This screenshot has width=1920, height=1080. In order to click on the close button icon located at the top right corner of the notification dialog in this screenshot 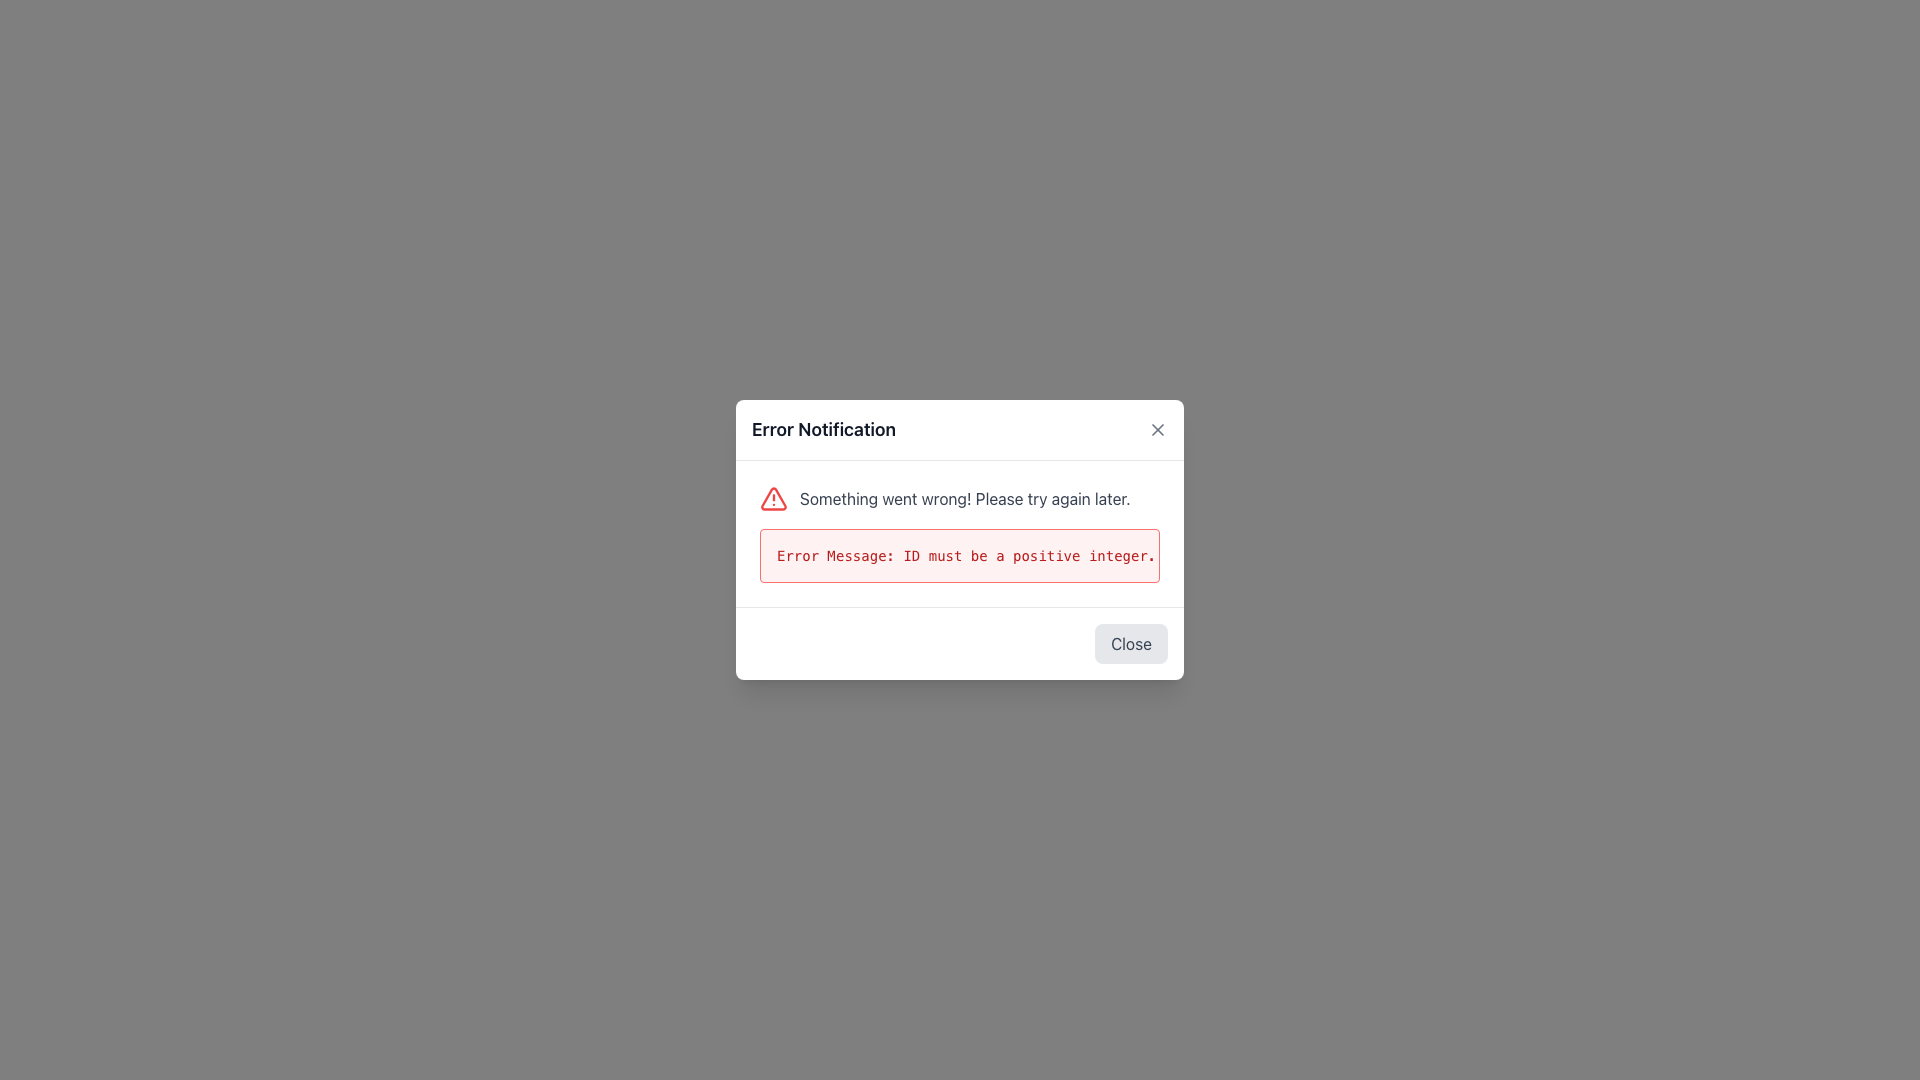, I will do `click(1157, 428)`.